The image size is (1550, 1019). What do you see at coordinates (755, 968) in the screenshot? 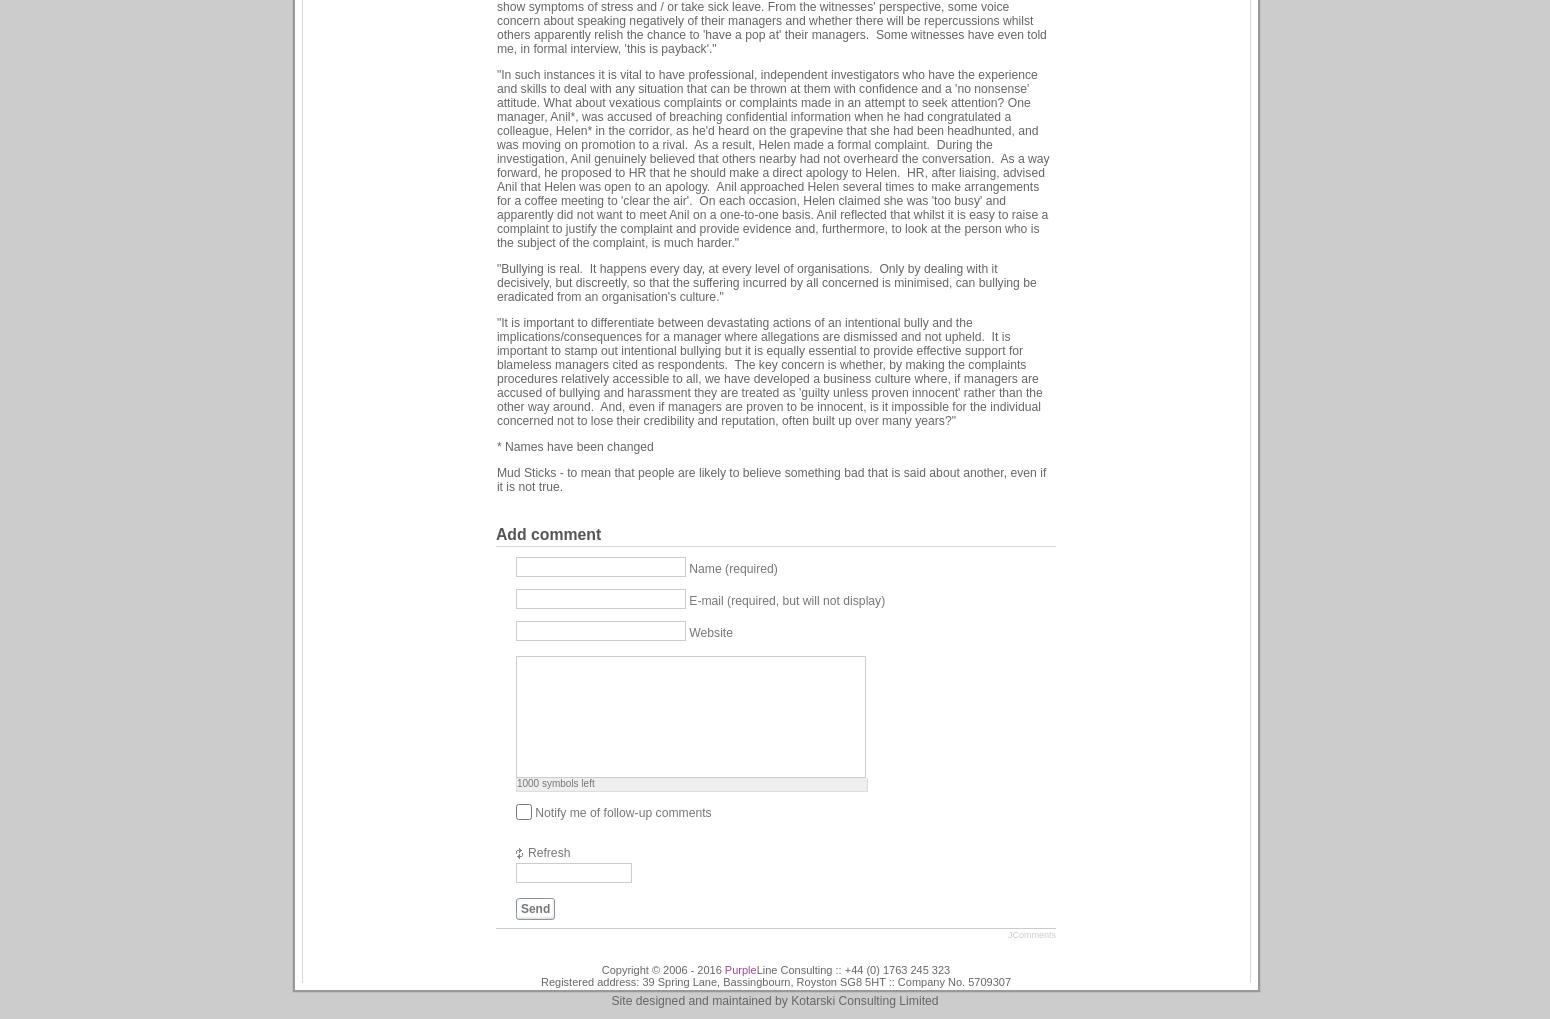
I see `'Line Consulting :: +44 (0) 1763 245 323'` at bounding box center [755, 968].